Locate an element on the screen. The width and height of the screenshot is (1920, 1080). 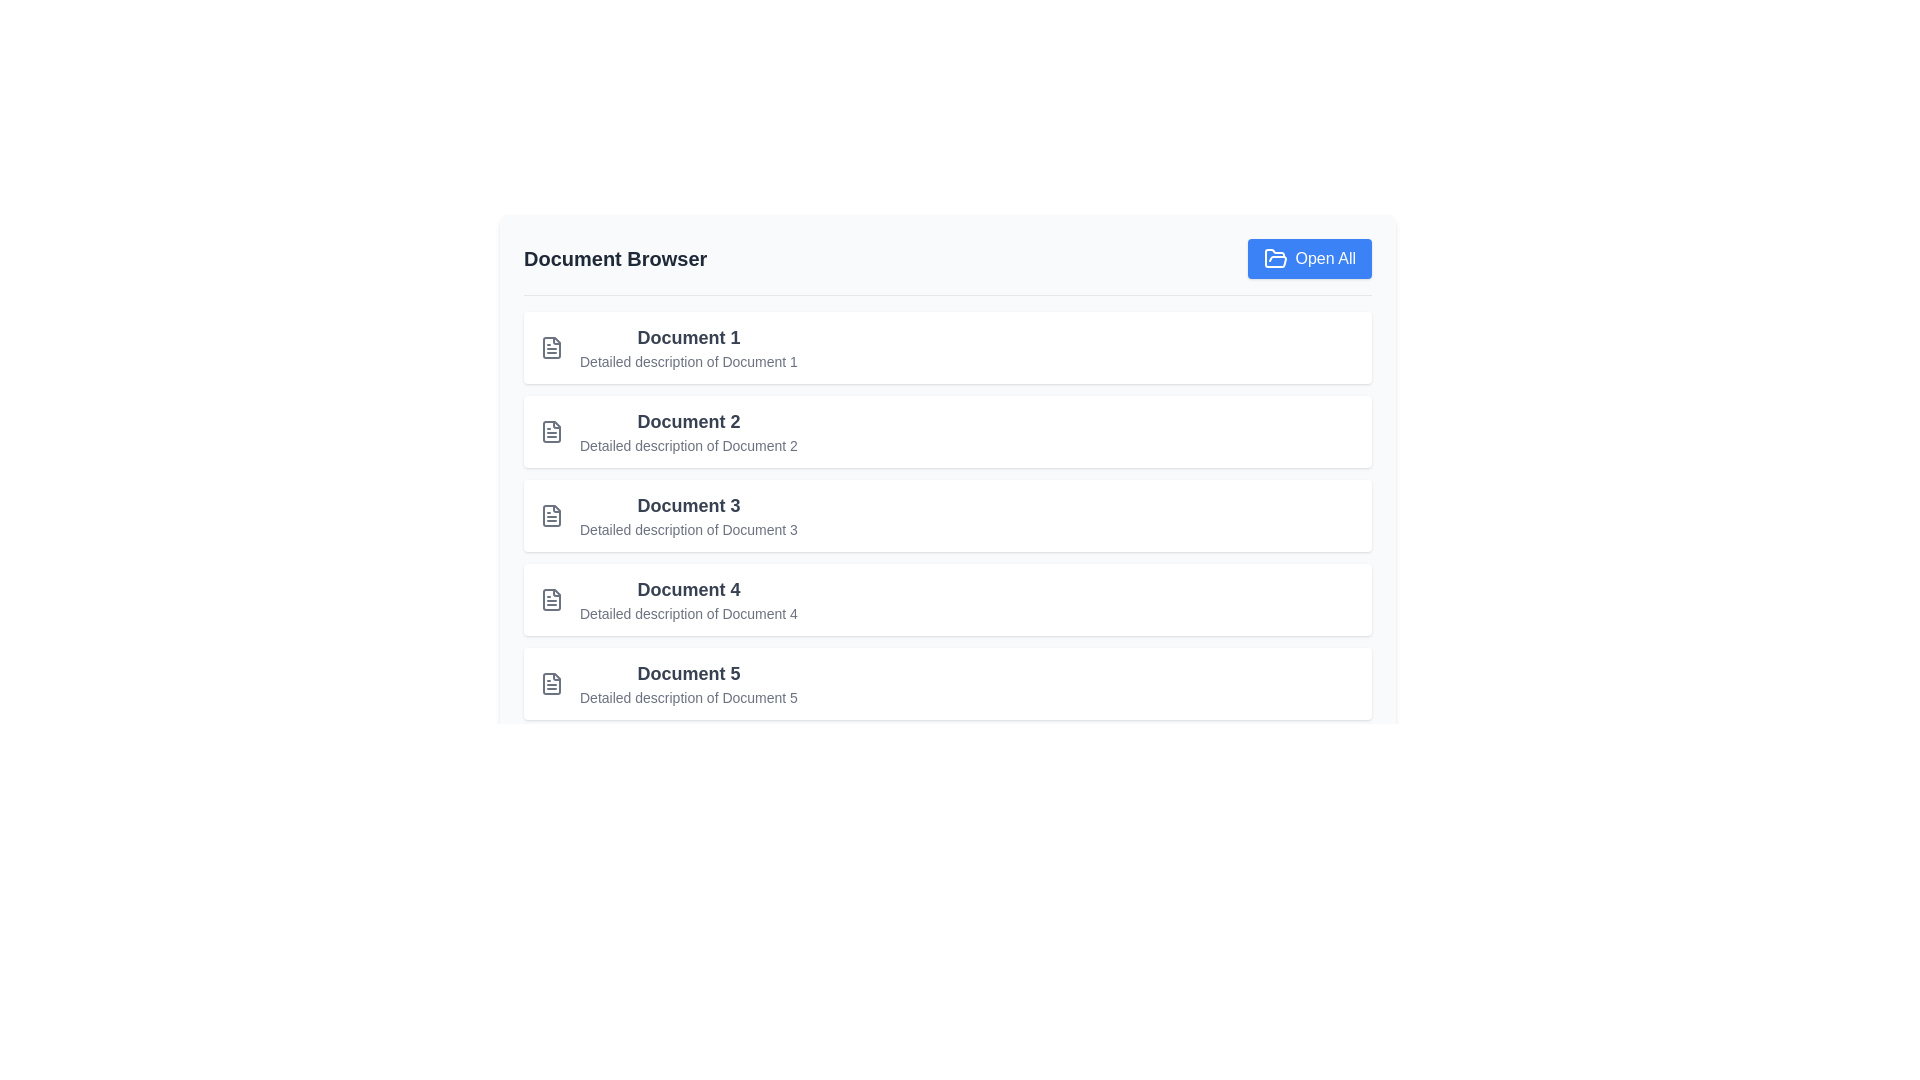
the text label providing additional details about 'Document 2', located directly below the heading is located at coordinates (688, 445).